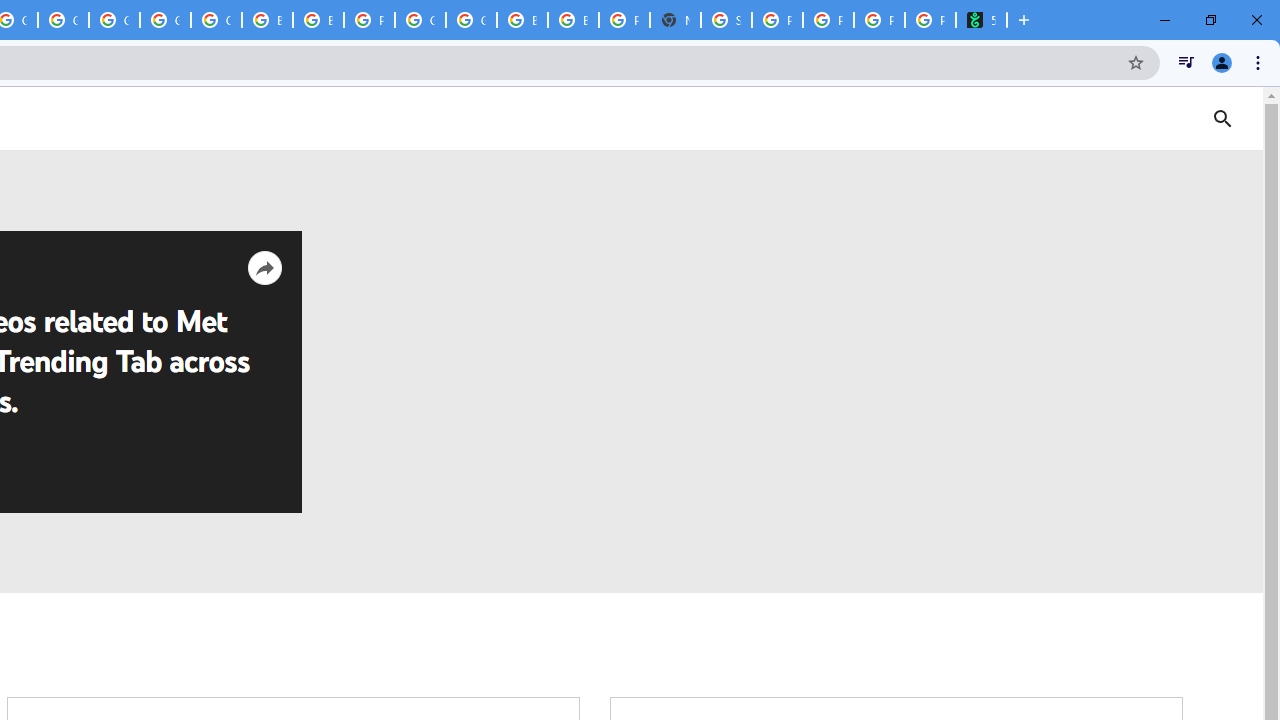 The image size is (1280, 720). What do you see at coordinates (675, 20) in the screenshot?
I see `'New Tab'` at bounding box center [675, 20].